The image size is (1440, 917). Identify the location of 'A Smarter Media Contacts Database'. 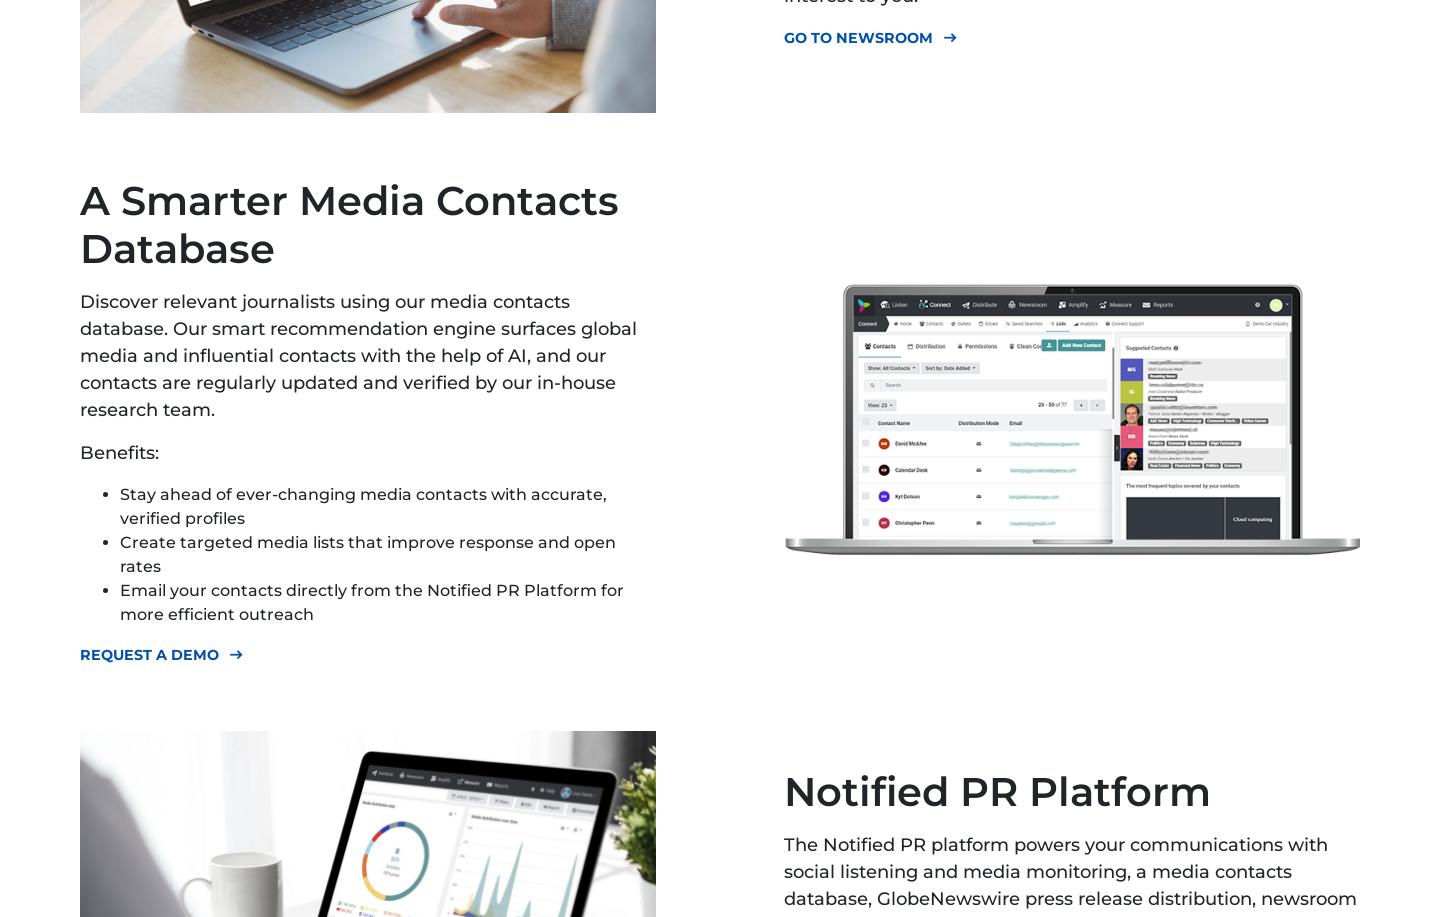
(80, 223).